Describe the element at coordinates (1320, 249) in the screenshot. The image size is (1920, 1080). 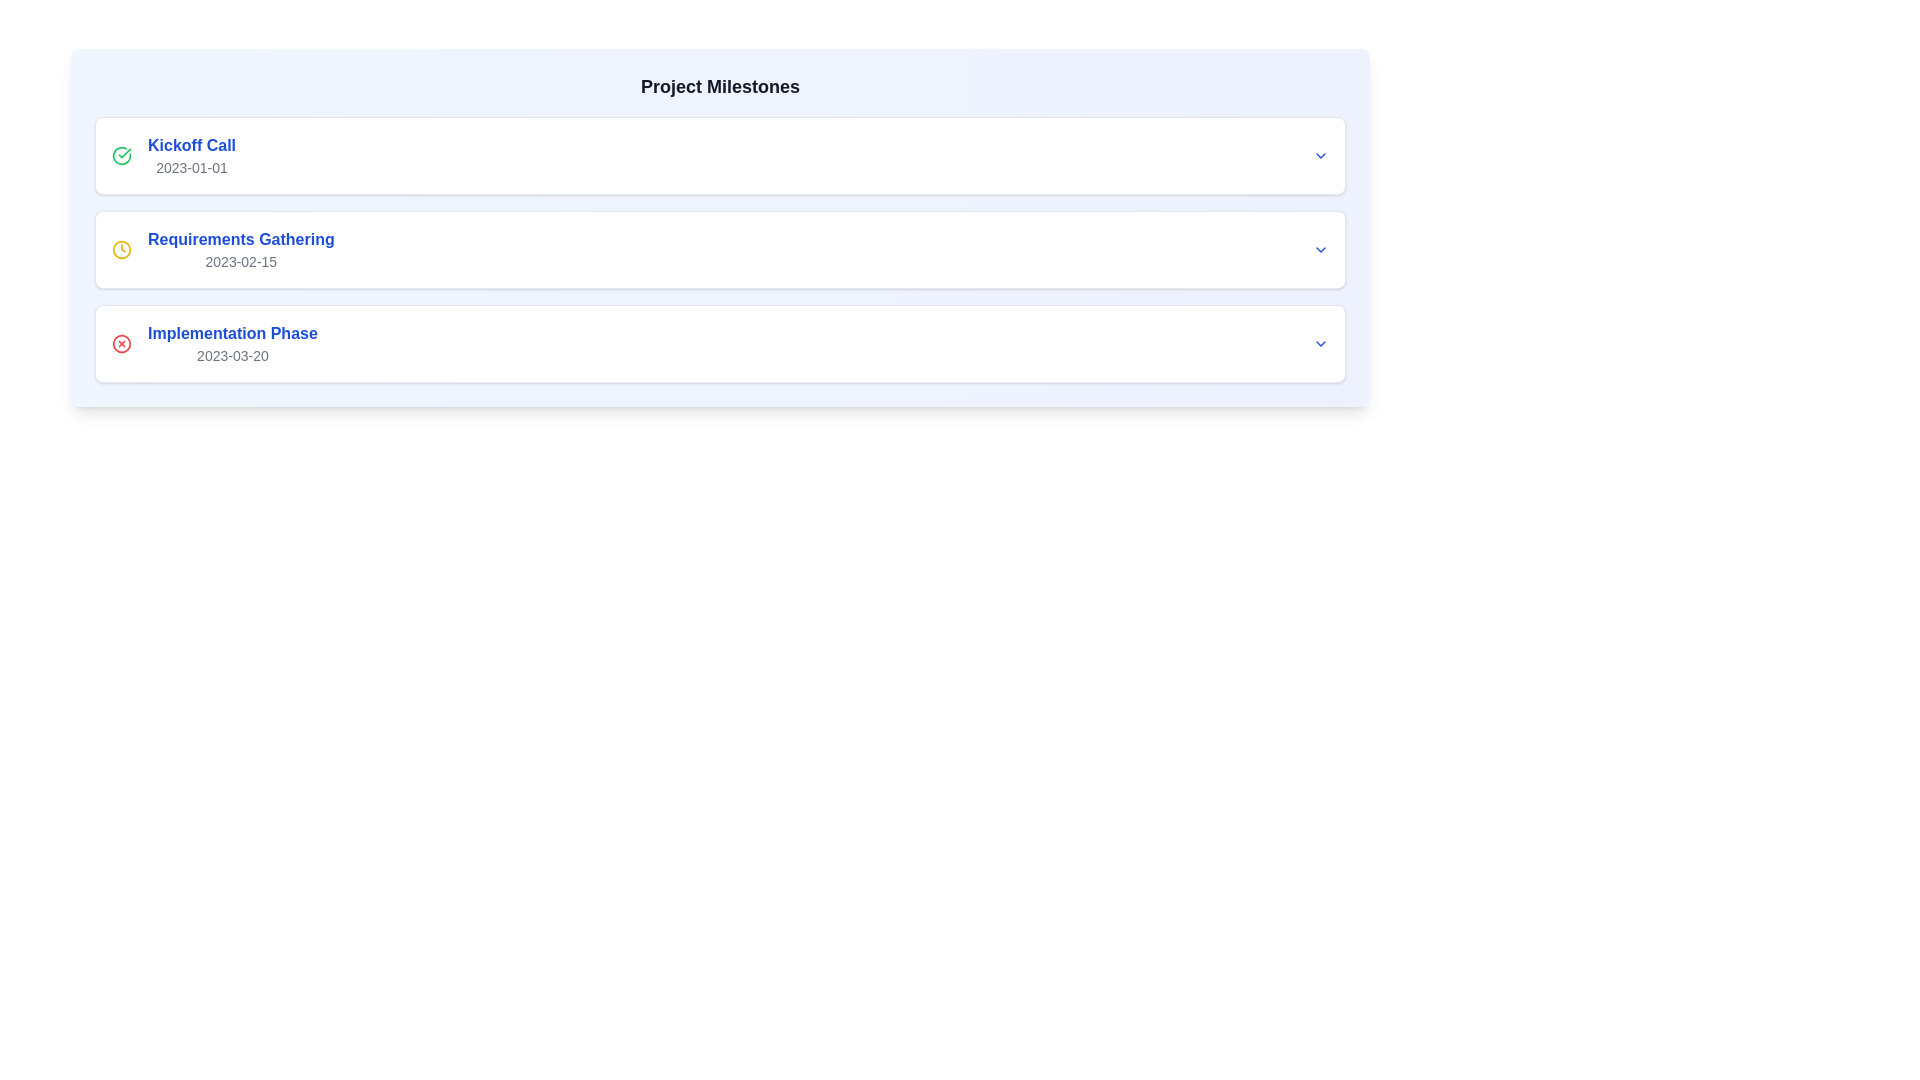
I see `the blue downward-pointing chevron icon button located at the rightmost side of the 'Requirements Gathering' milestone entry panel` at that location.